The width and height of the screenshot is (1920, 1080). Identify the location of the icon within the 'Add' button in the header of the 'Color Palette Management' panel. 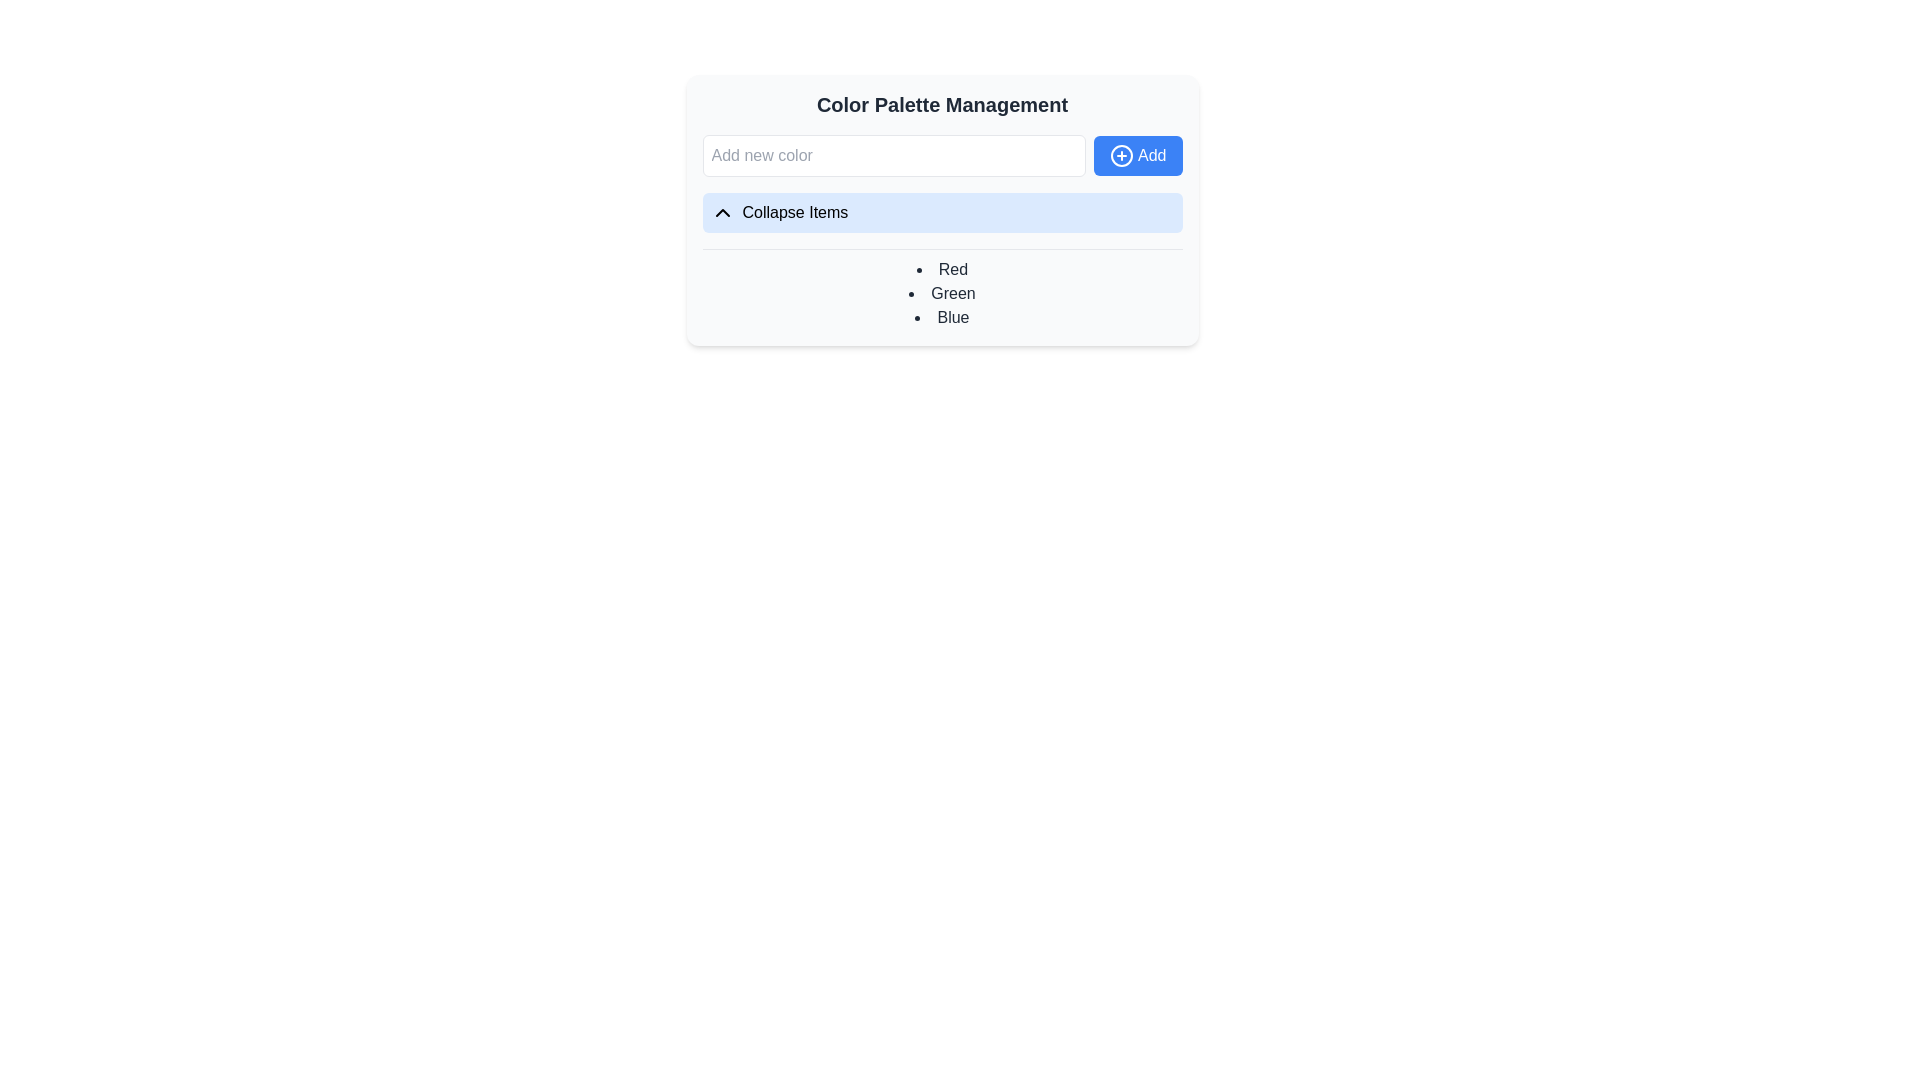
(1122, 154).